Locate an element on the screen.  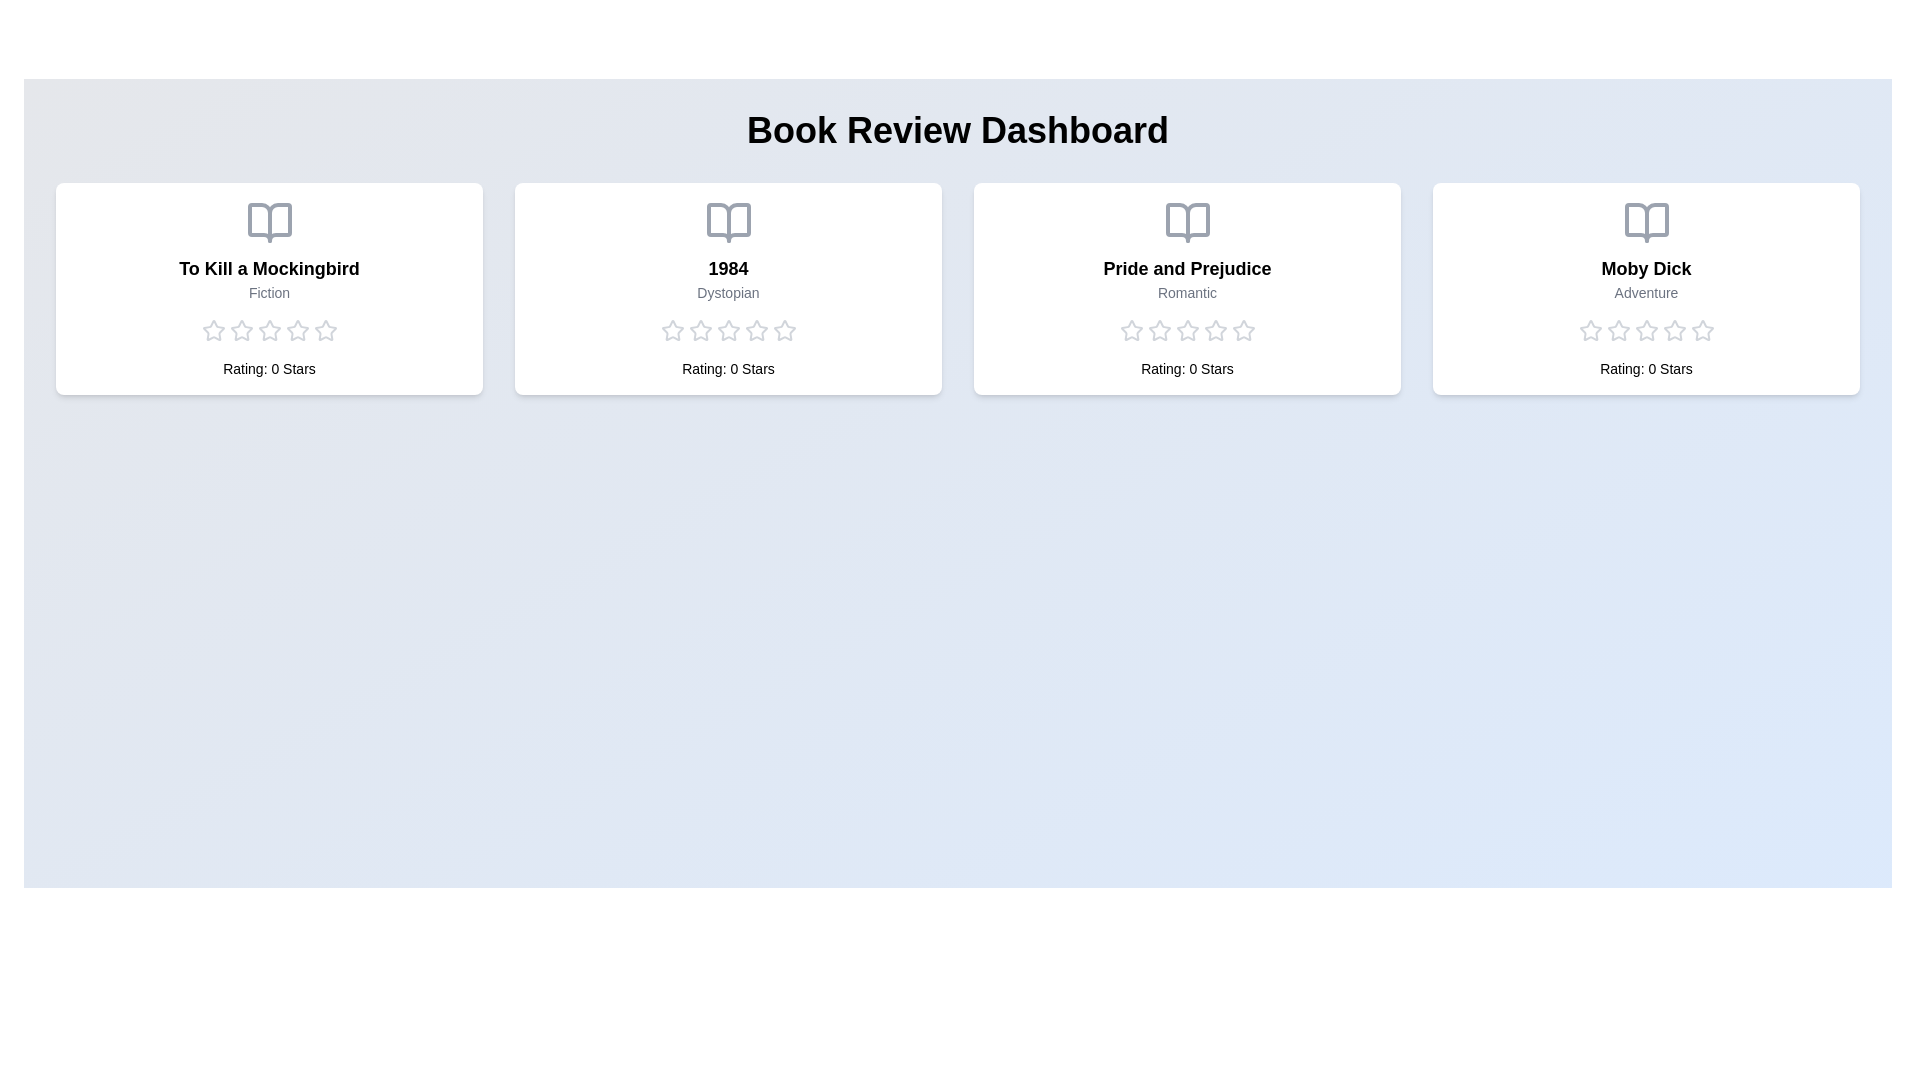
the book card for 'To Kill a Mockingbird' to observe its hover effect is located at coordinates (268, 289).